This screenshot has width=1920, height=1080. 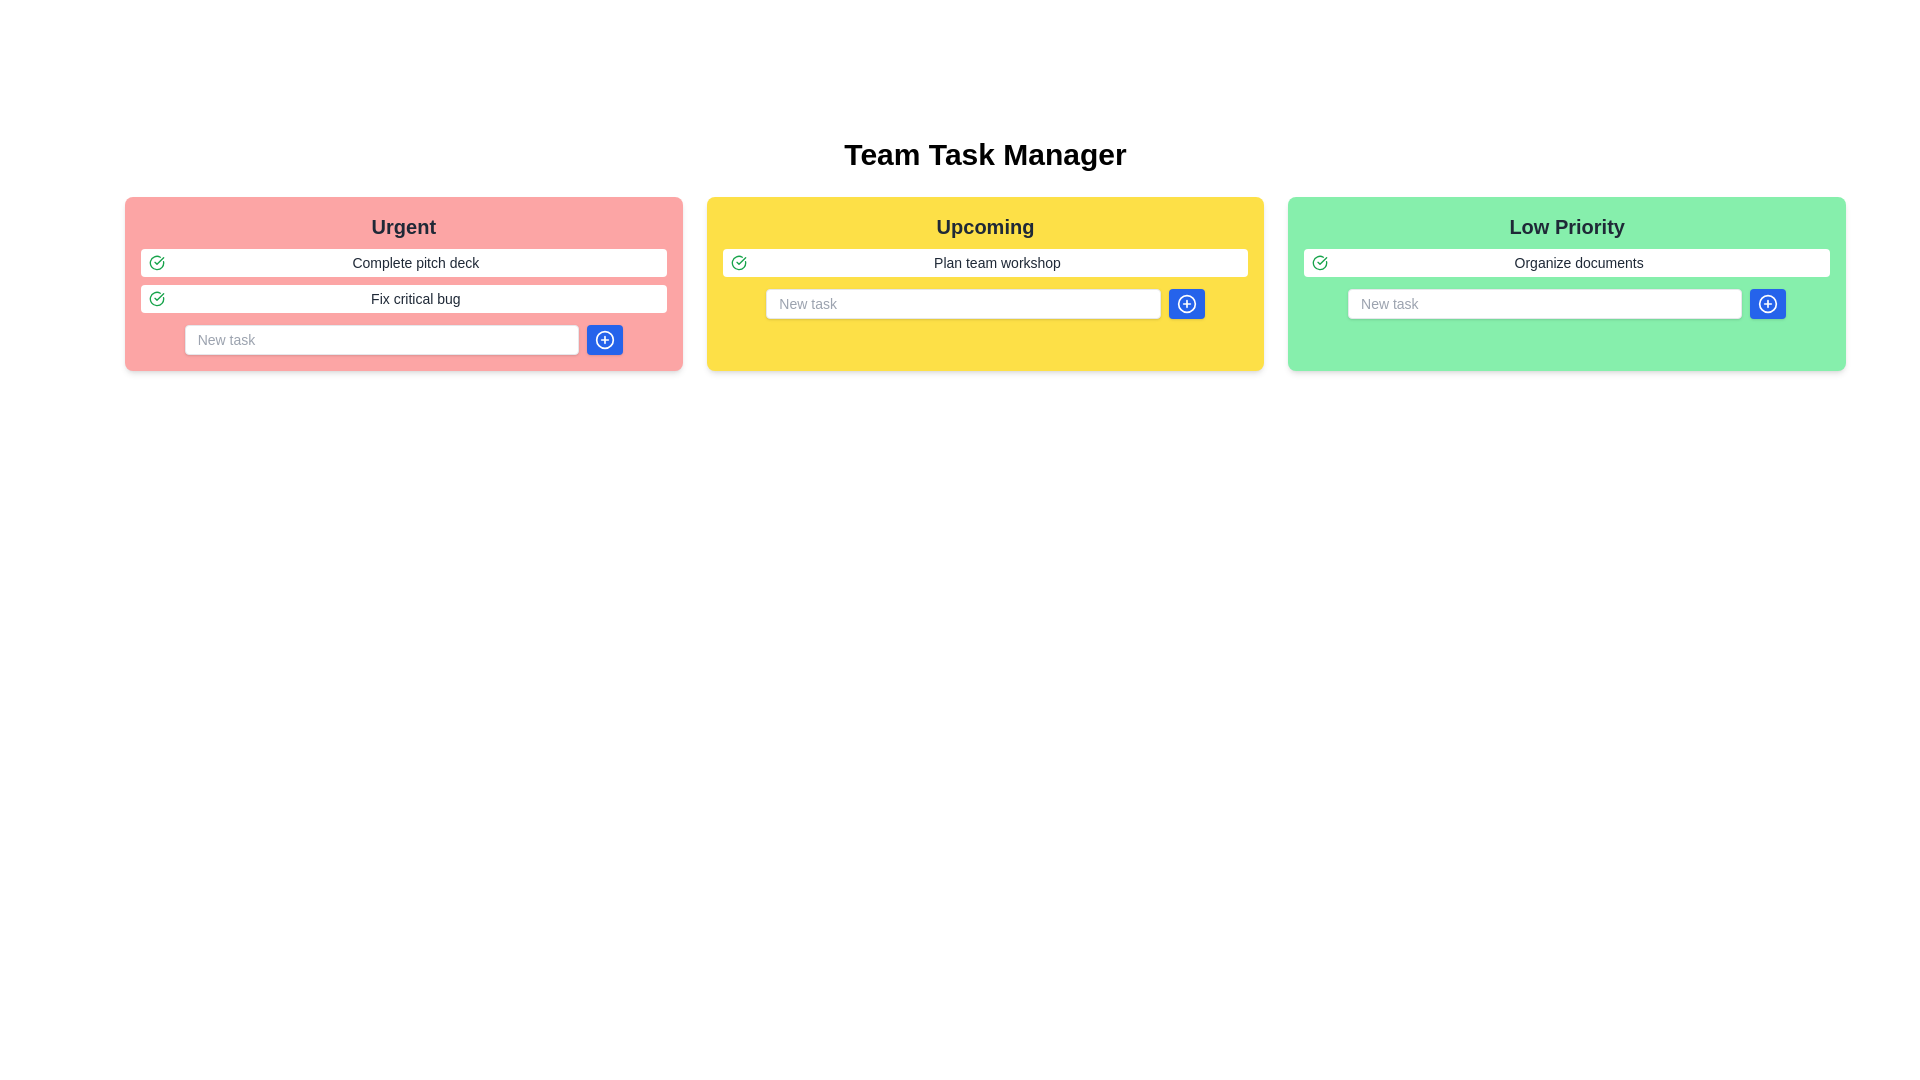 I want to click on the blue rounded button with a plus icon located in the bottom-right corner of the 'Low Priority' task card, so click(x=1768, y=304).